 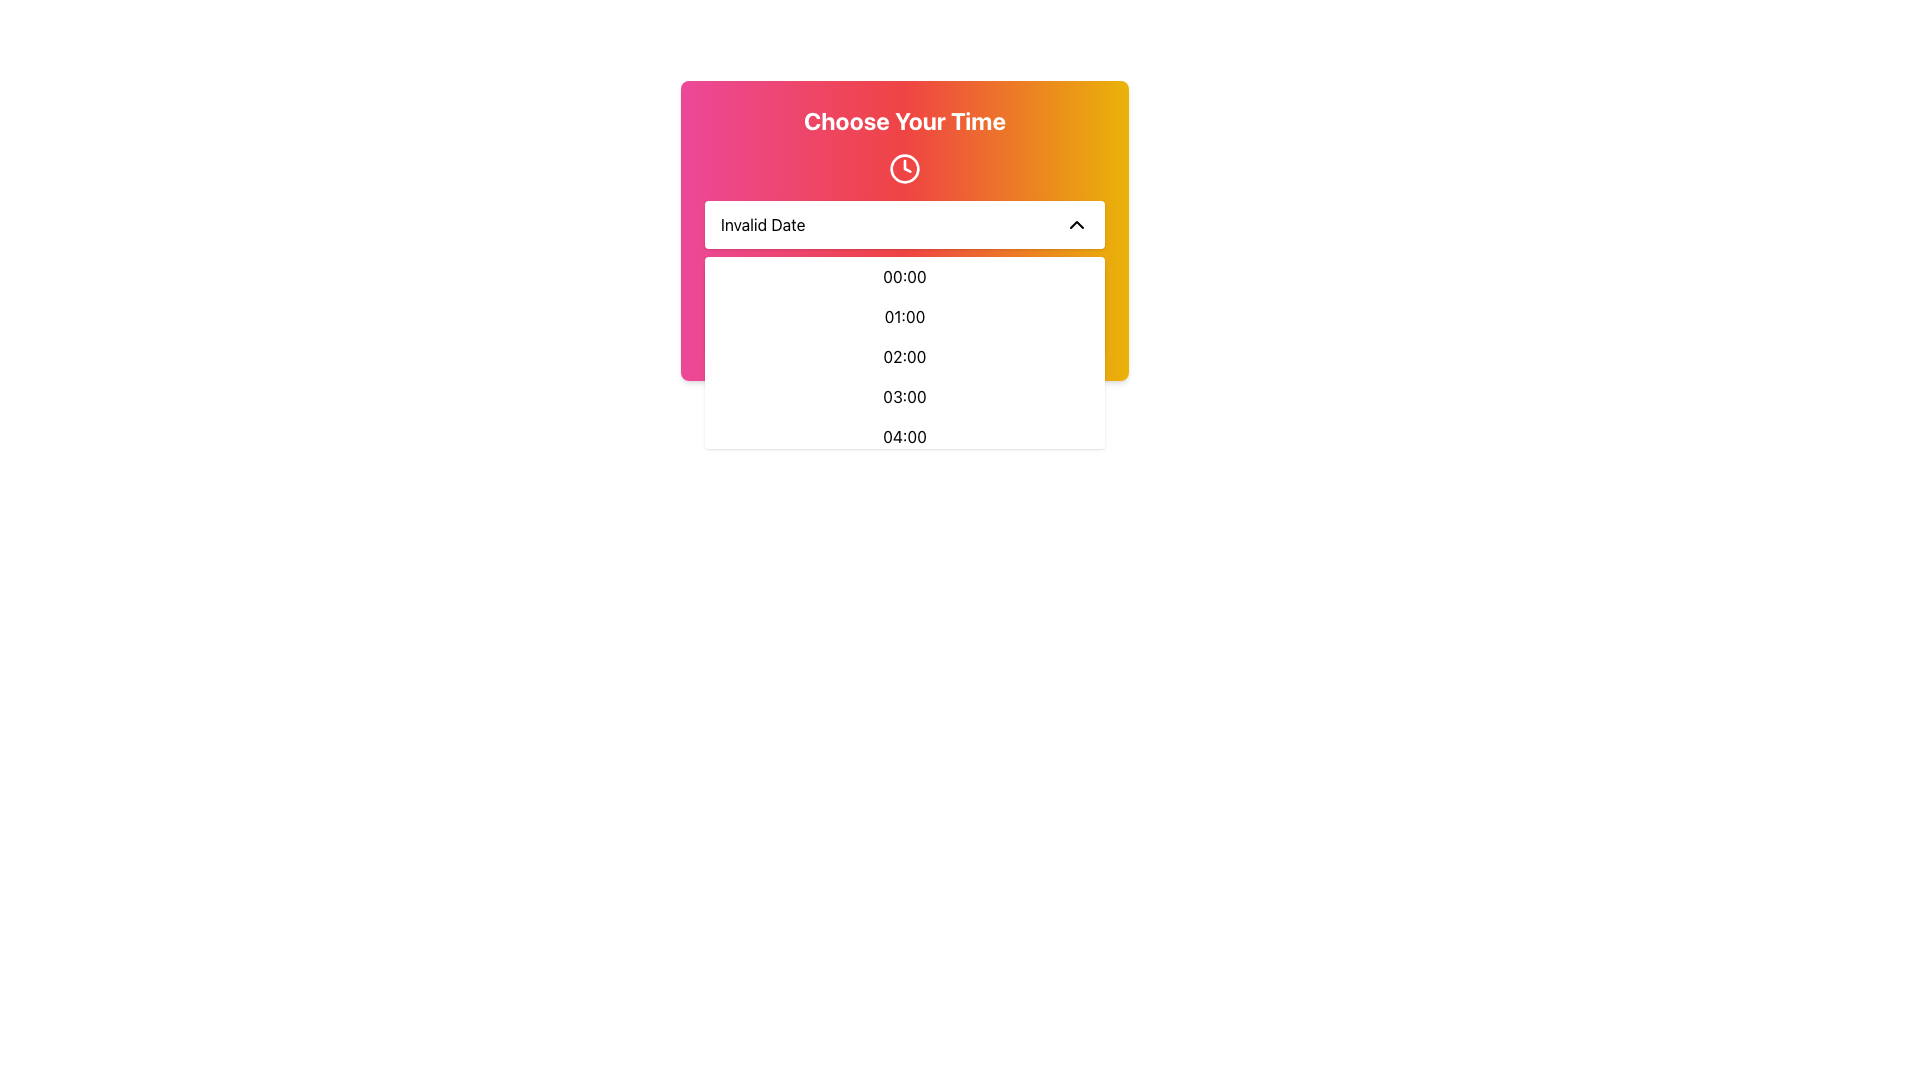 I want to click on the third option '02:00' in the dropdown menu that is aligned centrally beneath the 'Invalid Date' dropdown trigger, so click(x=904, y=352).